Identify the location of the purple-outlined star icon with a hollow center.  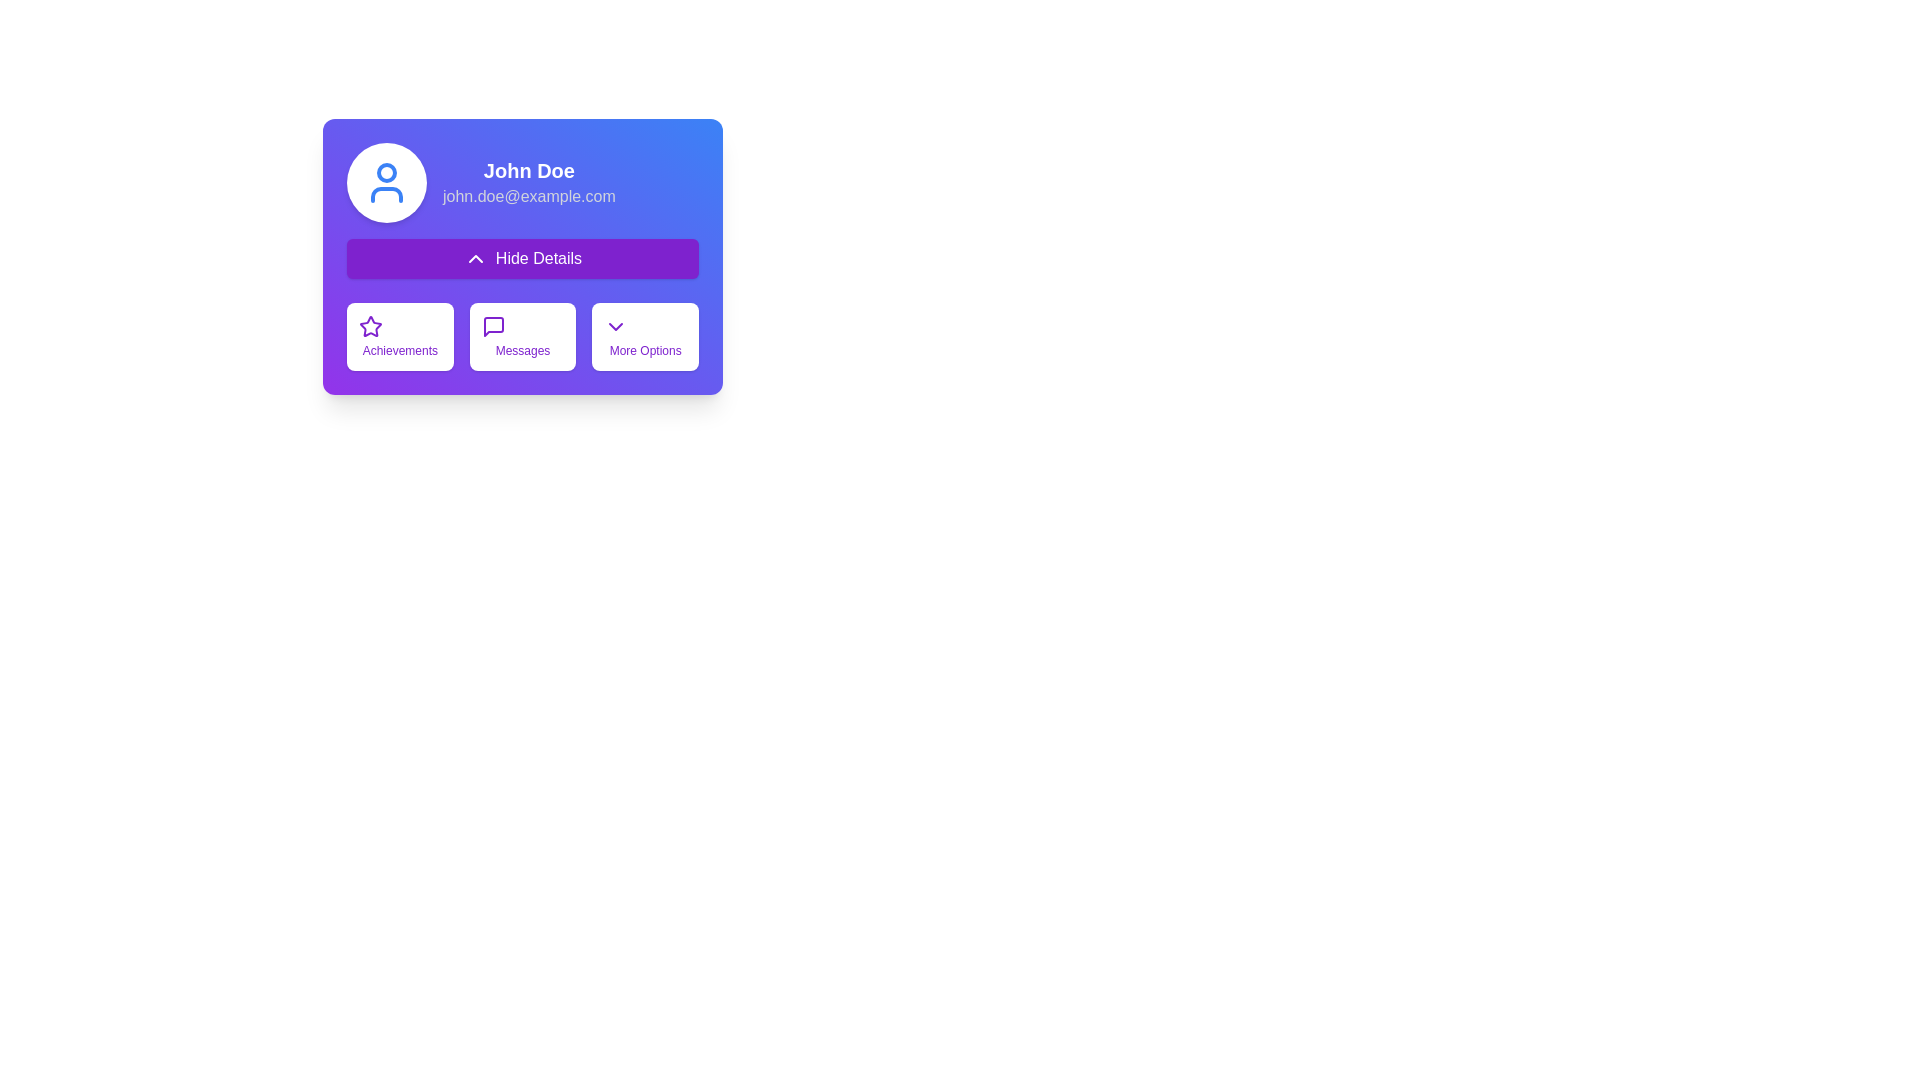
(370, 326).